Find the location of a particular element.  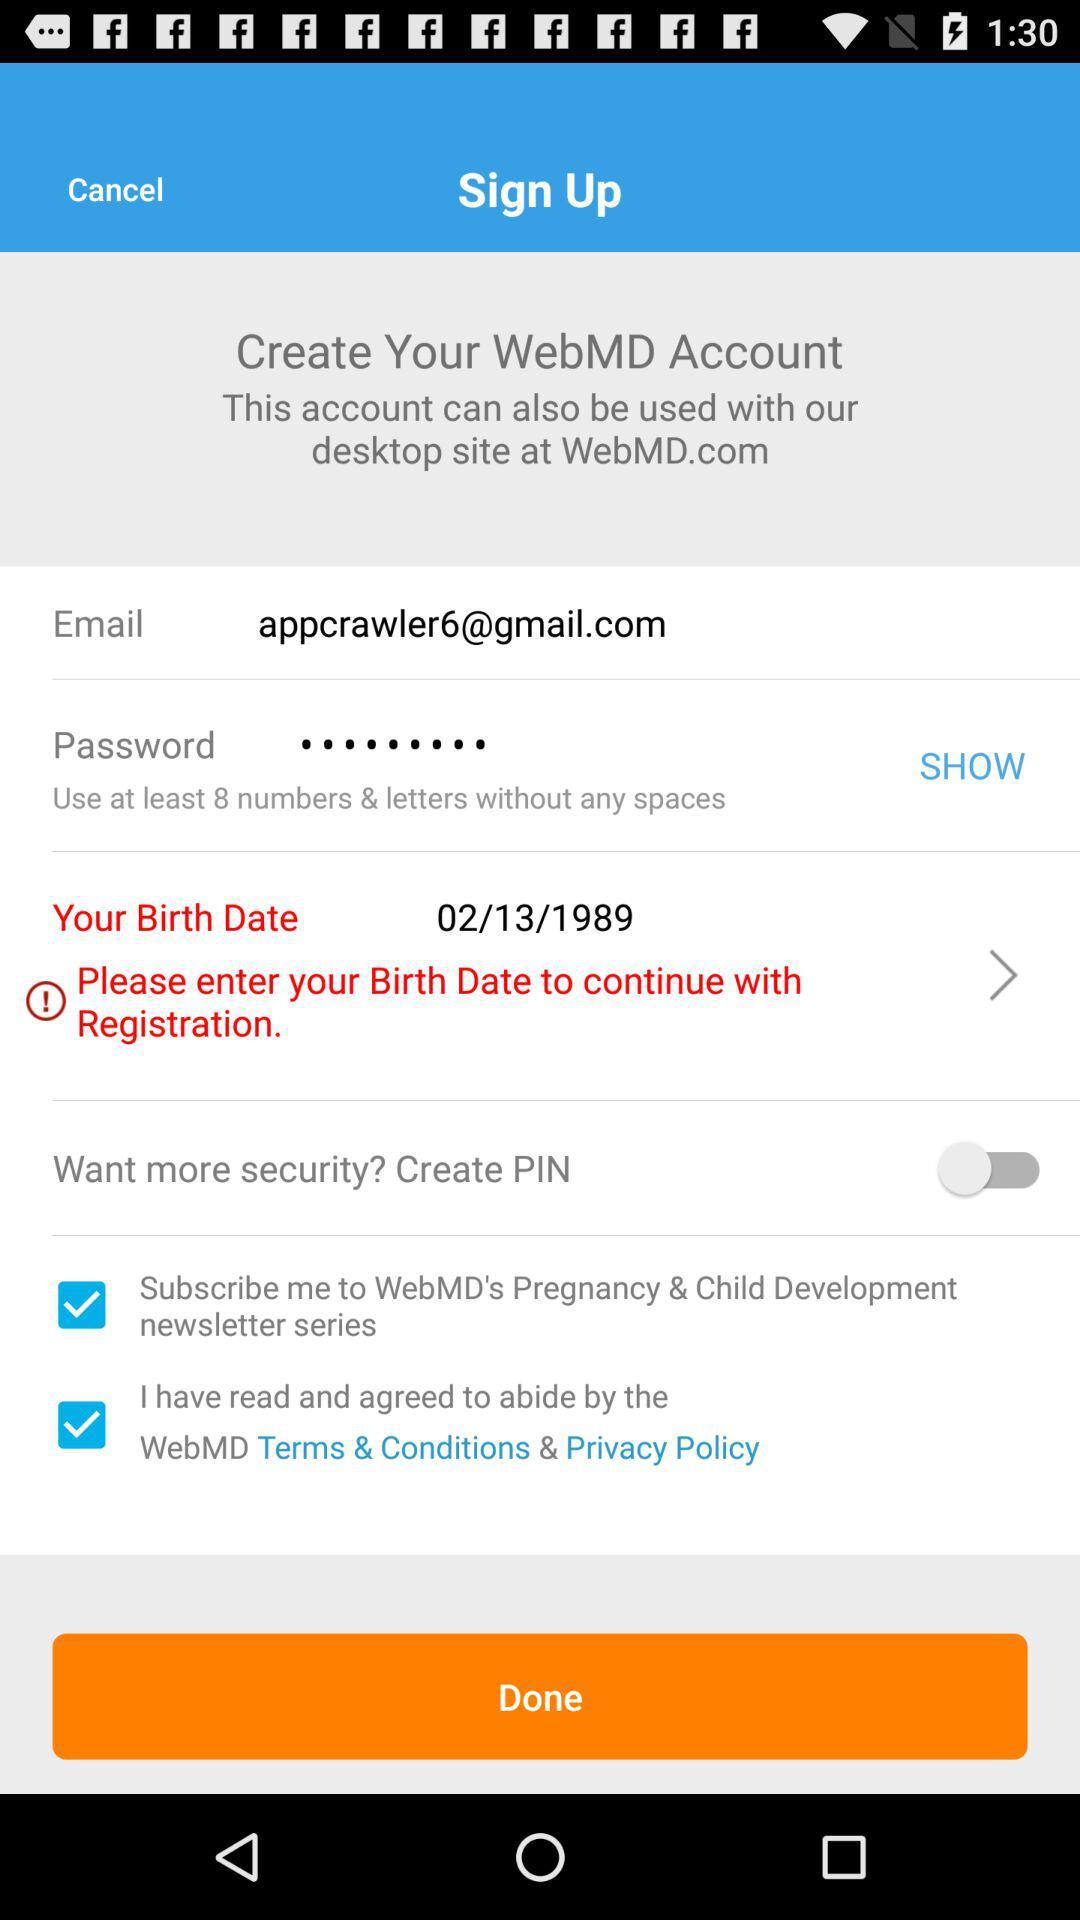

tick the subscribe is located at coordinates (80, 1305).